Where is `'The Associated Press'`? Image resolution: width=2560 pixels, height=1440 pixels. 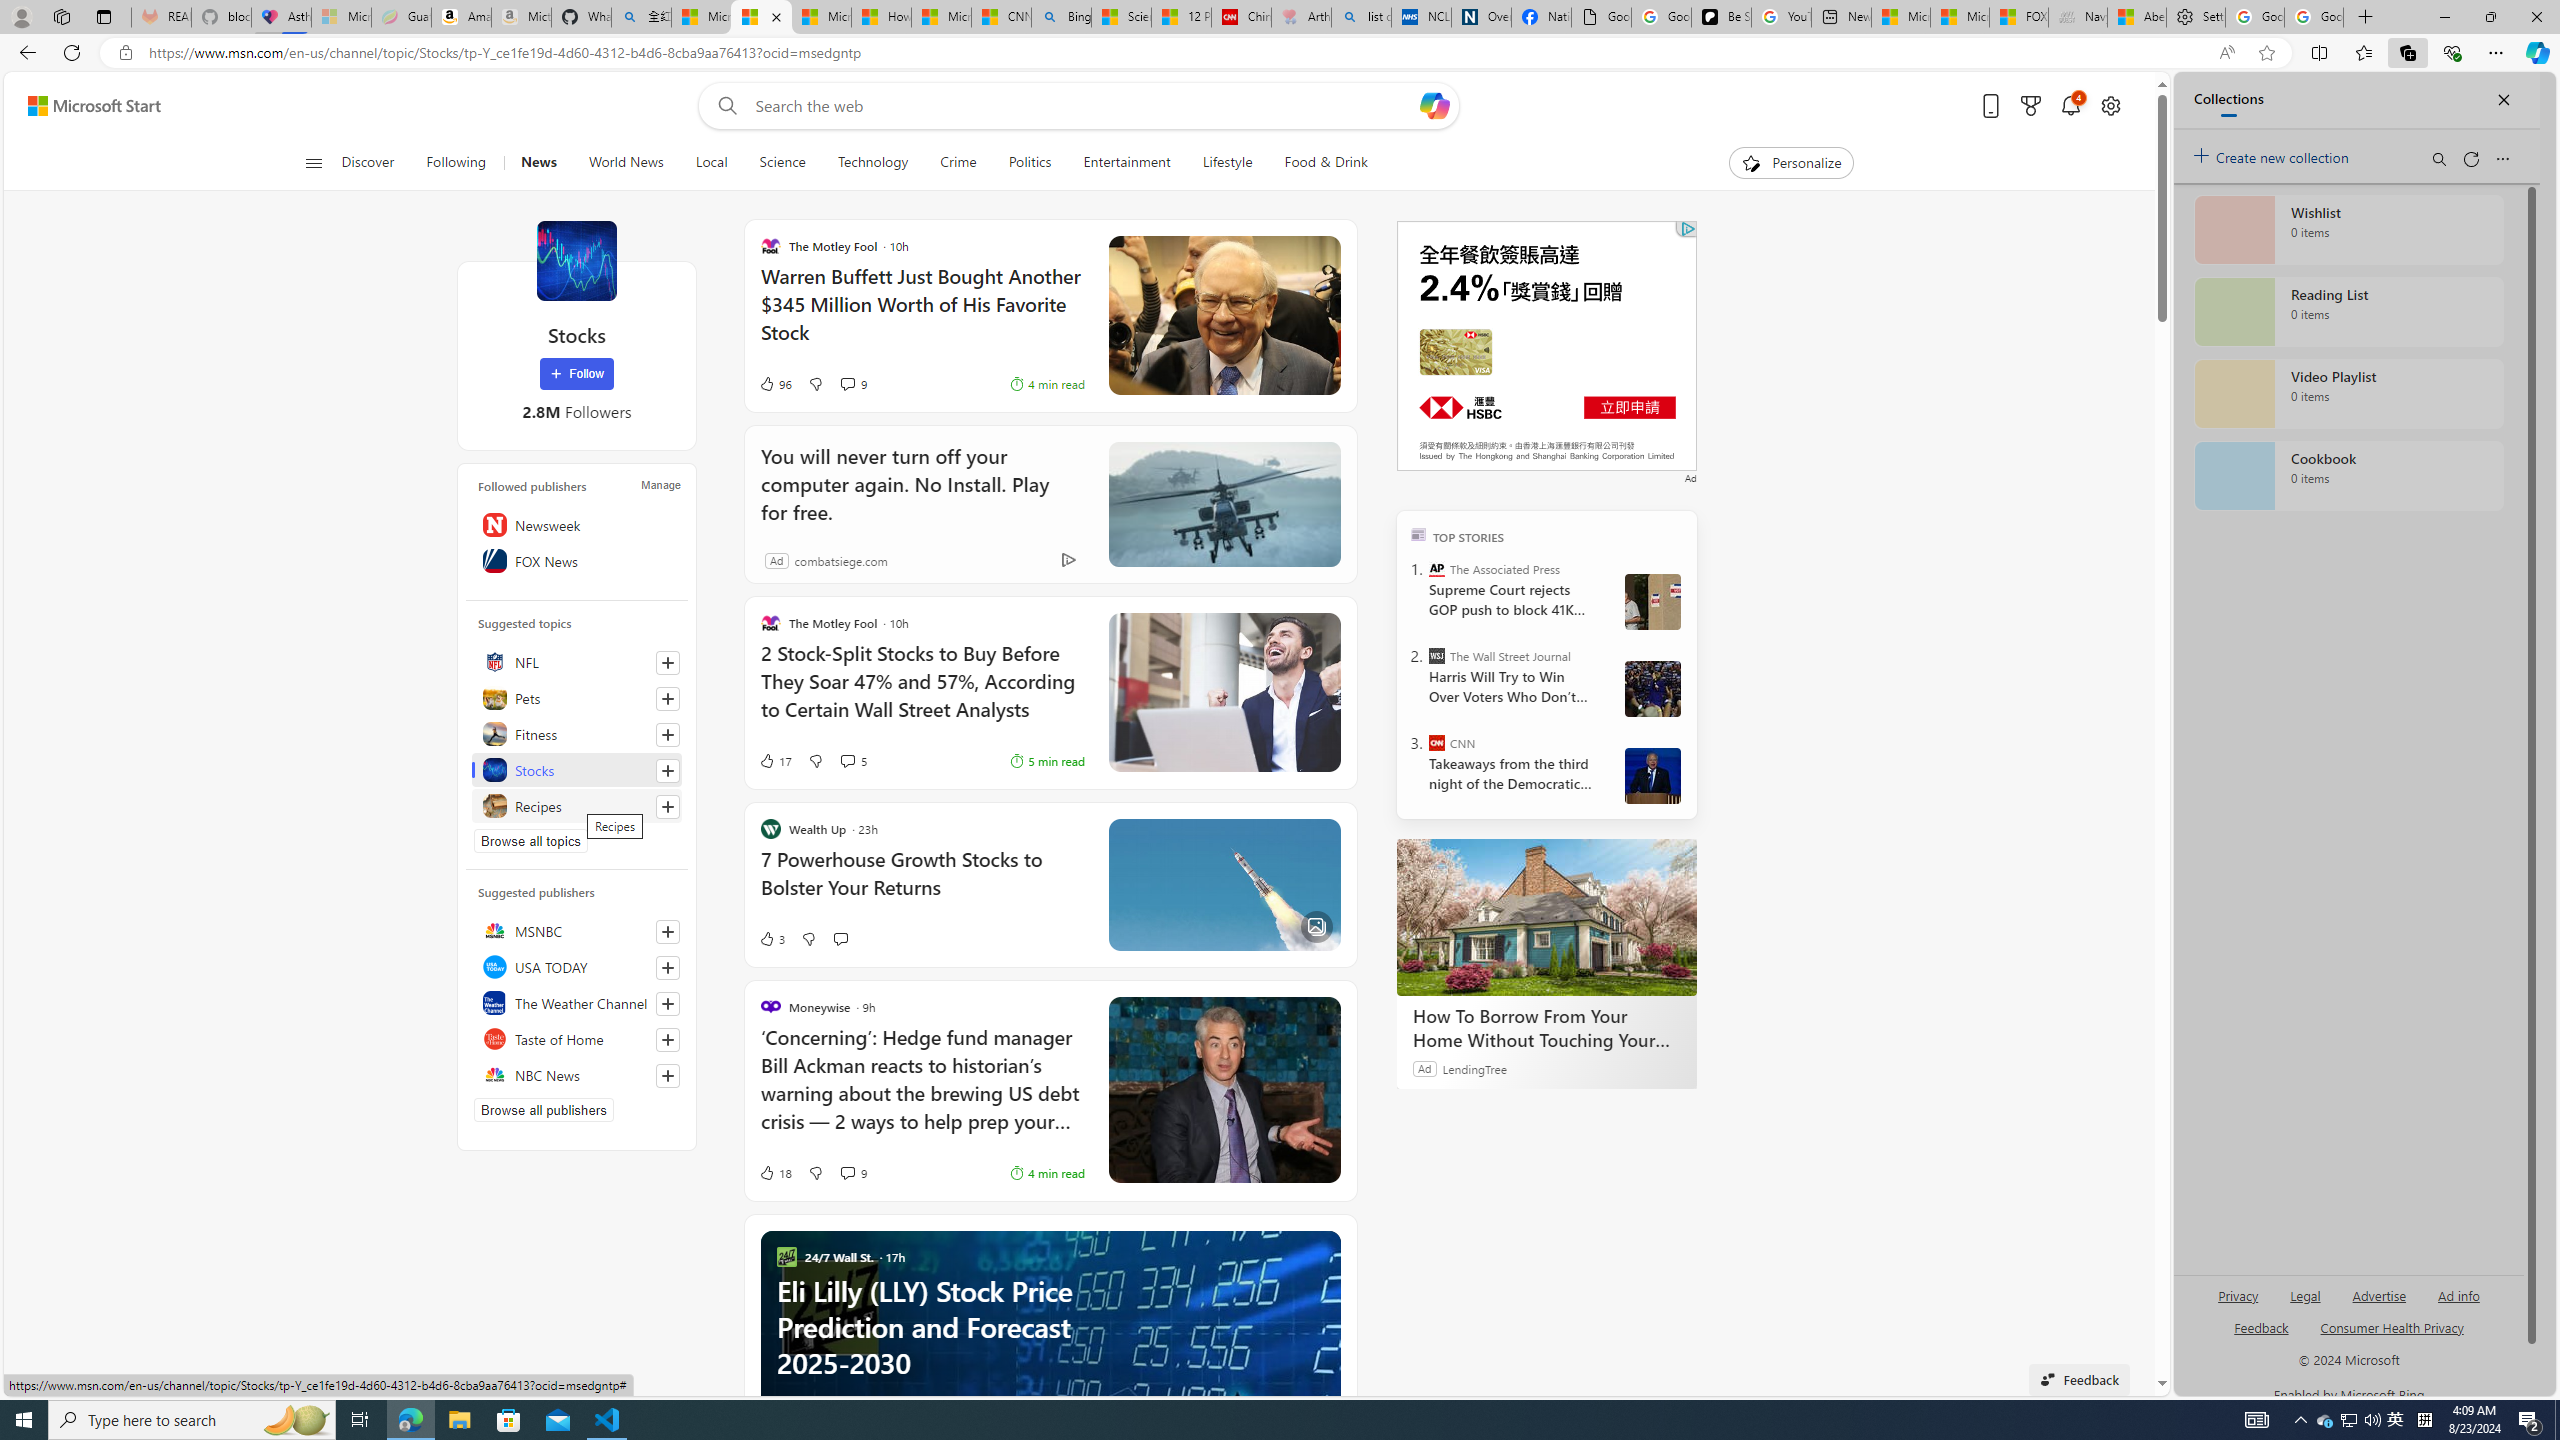
'The Associated Press' is located at coordinates (1435, 568).